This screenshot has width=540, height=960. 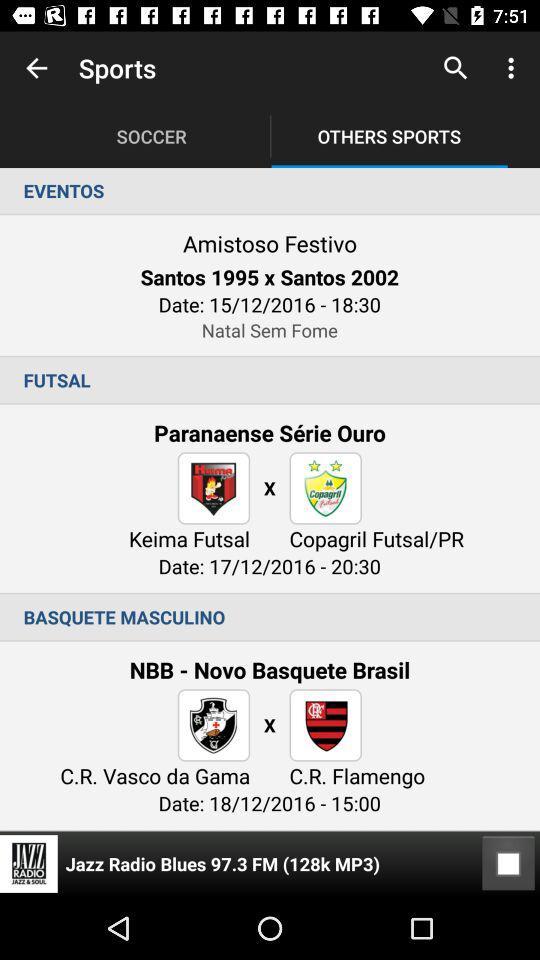 I want to click on icon below the basquete masculino, so click(x=508, y=863).